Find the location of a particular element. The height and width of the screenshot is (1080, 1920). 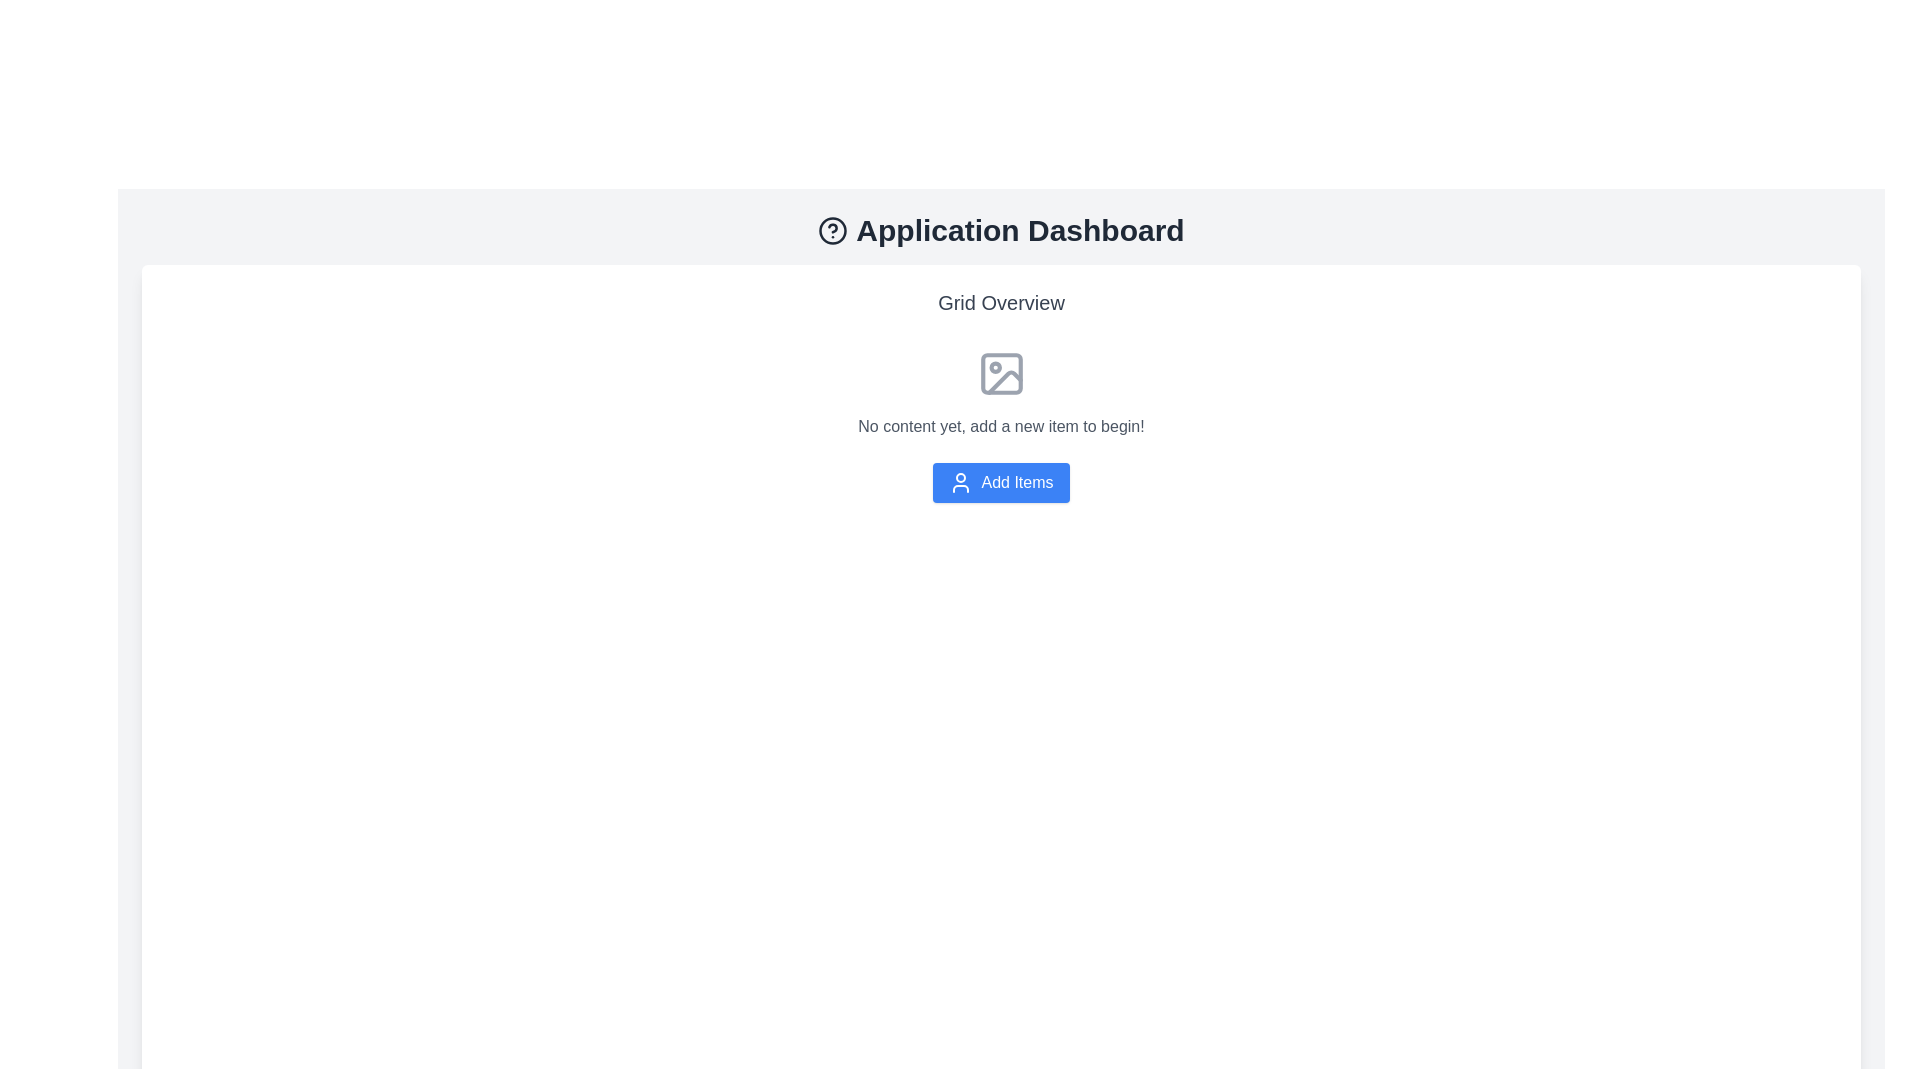

the blue 'Add Items' button with rounded edges, located at the bottom center of the interface, to initiate adding items is located at coordinates (1001, 482).